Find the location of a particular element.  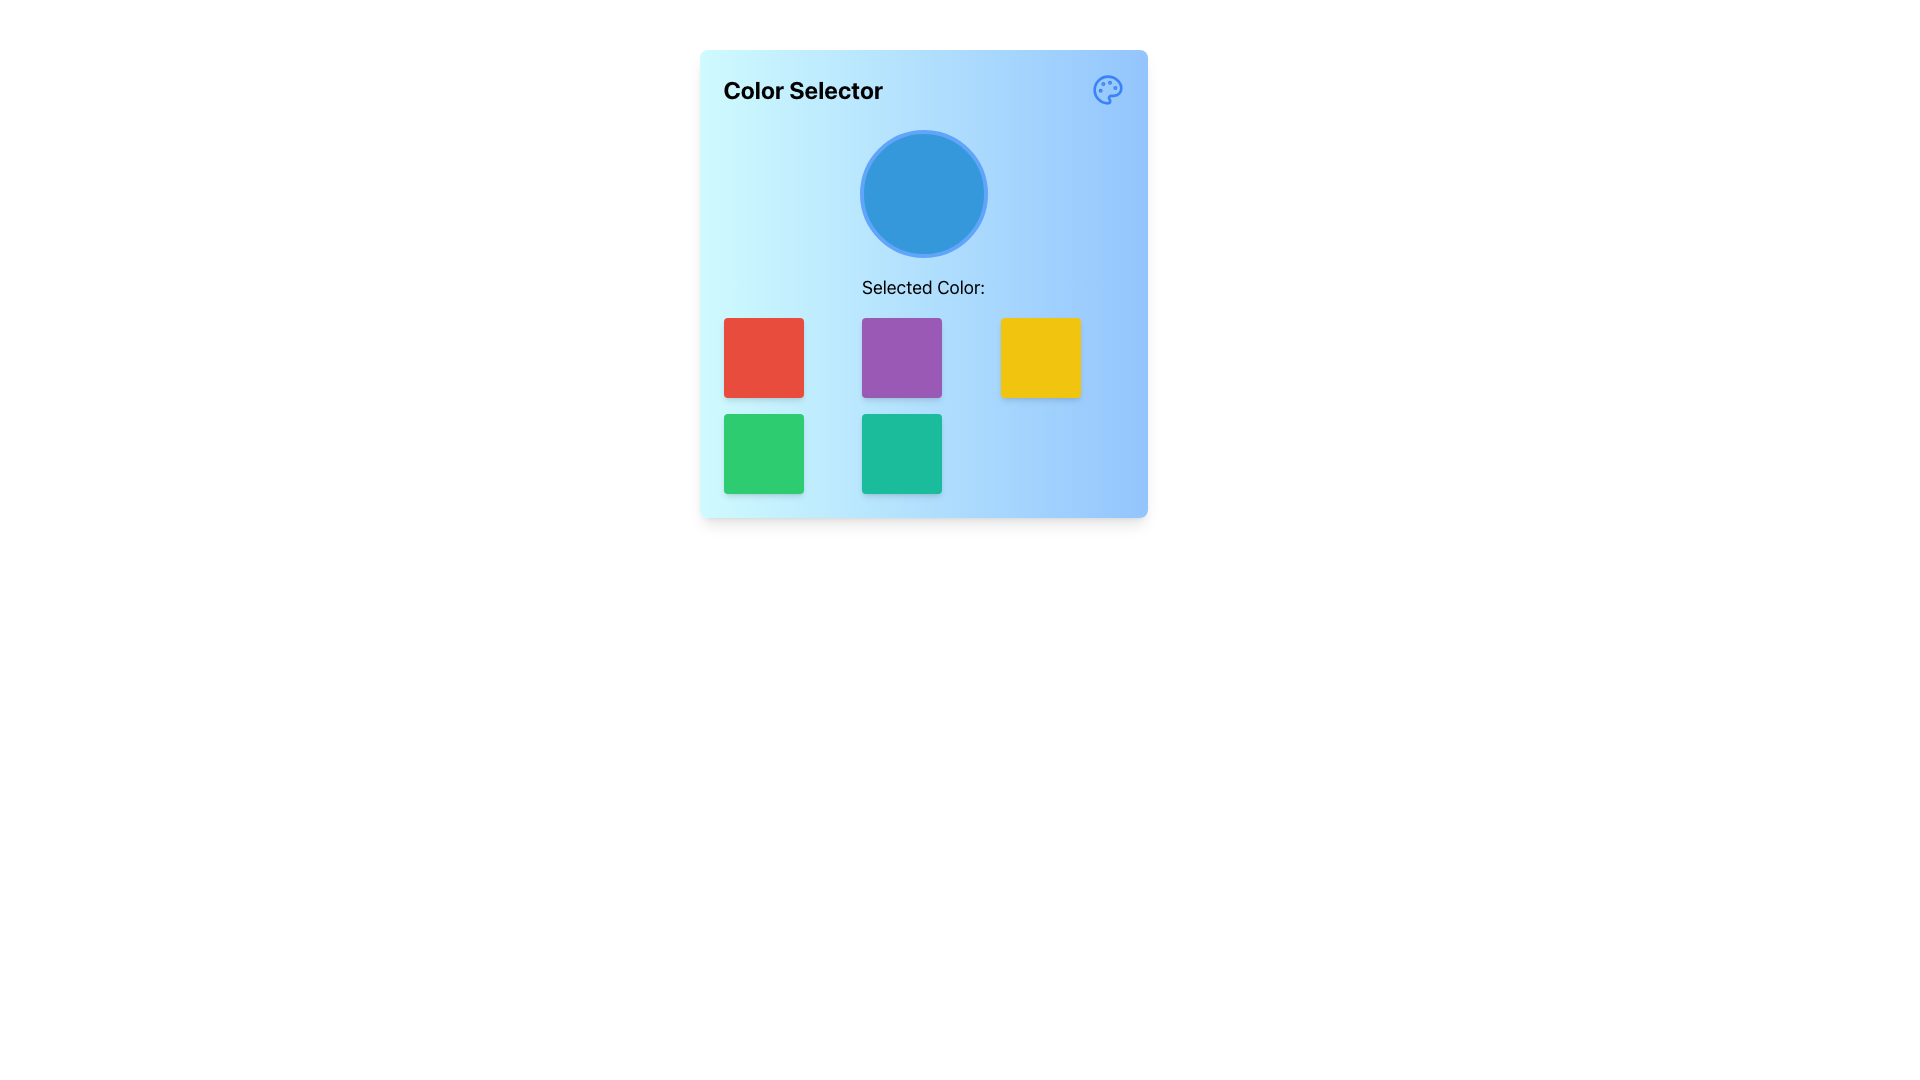

the circular button located at the top-right corner of the yellow tile in the color selection layout, which appears on hover or focus is located at coordinates (1110, 329).